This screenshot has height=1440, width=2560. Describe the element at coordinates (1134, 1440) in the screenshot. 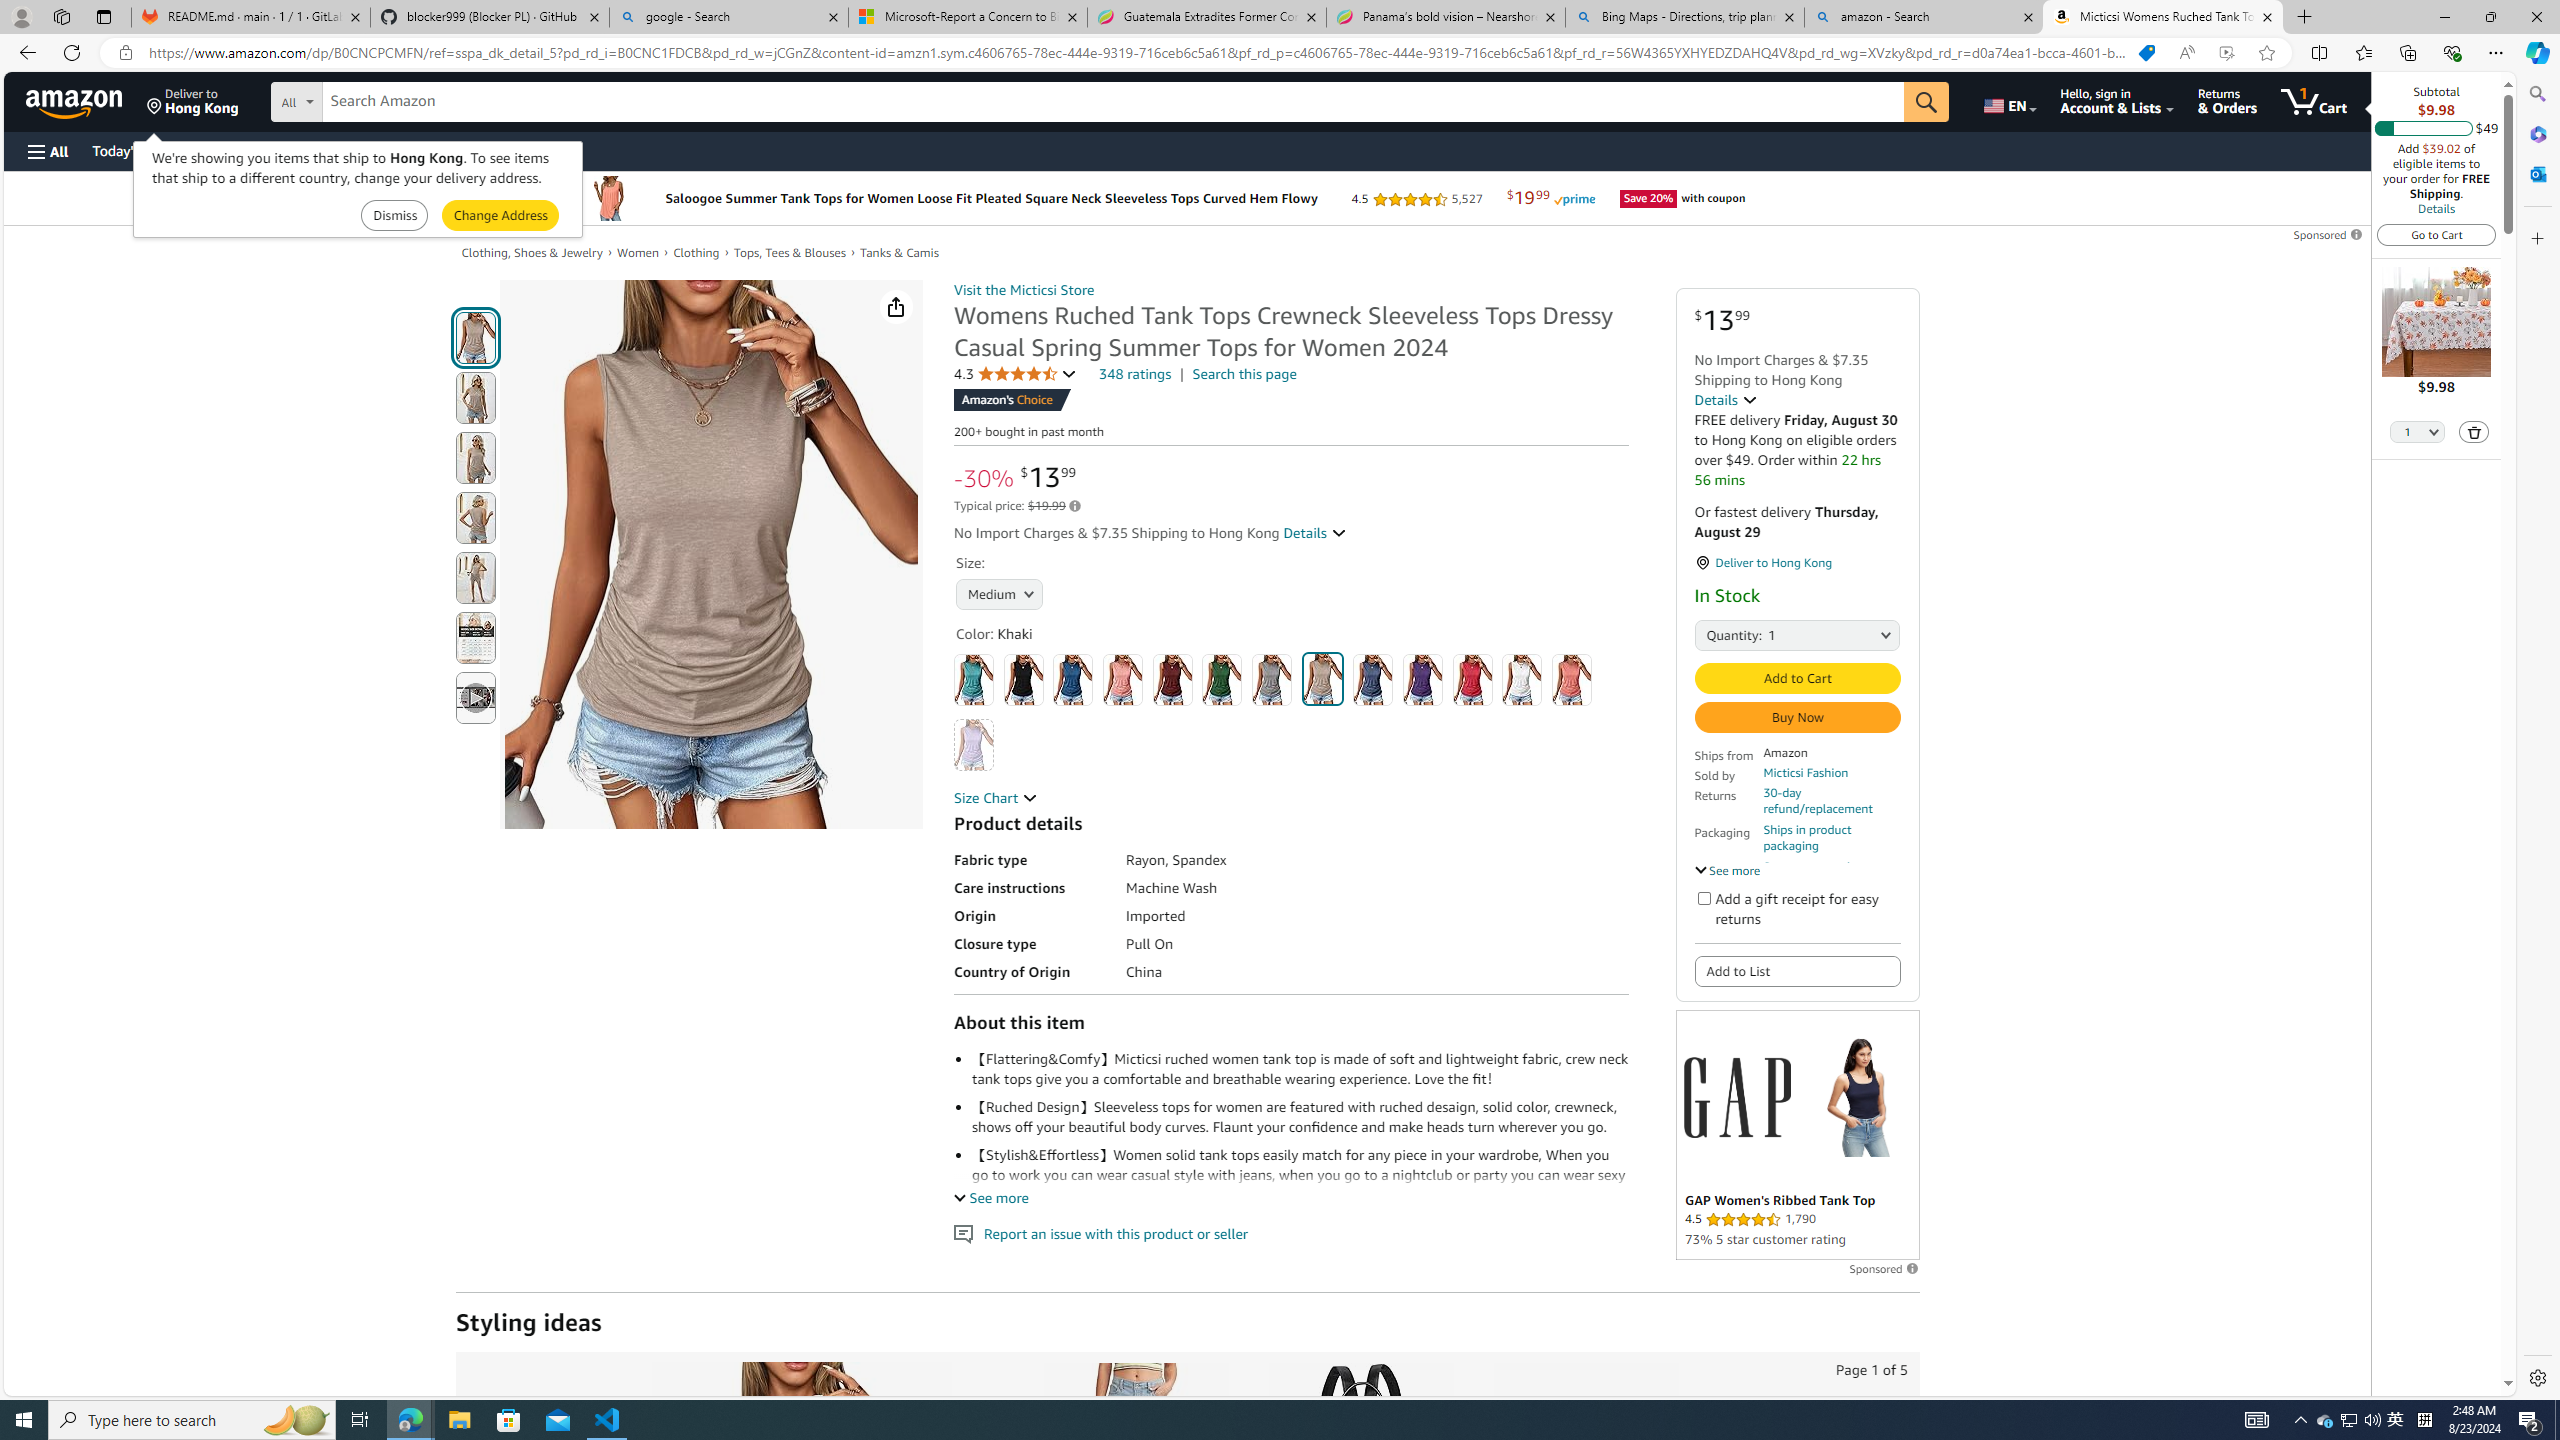

I see `'+18Levi'` at that location.